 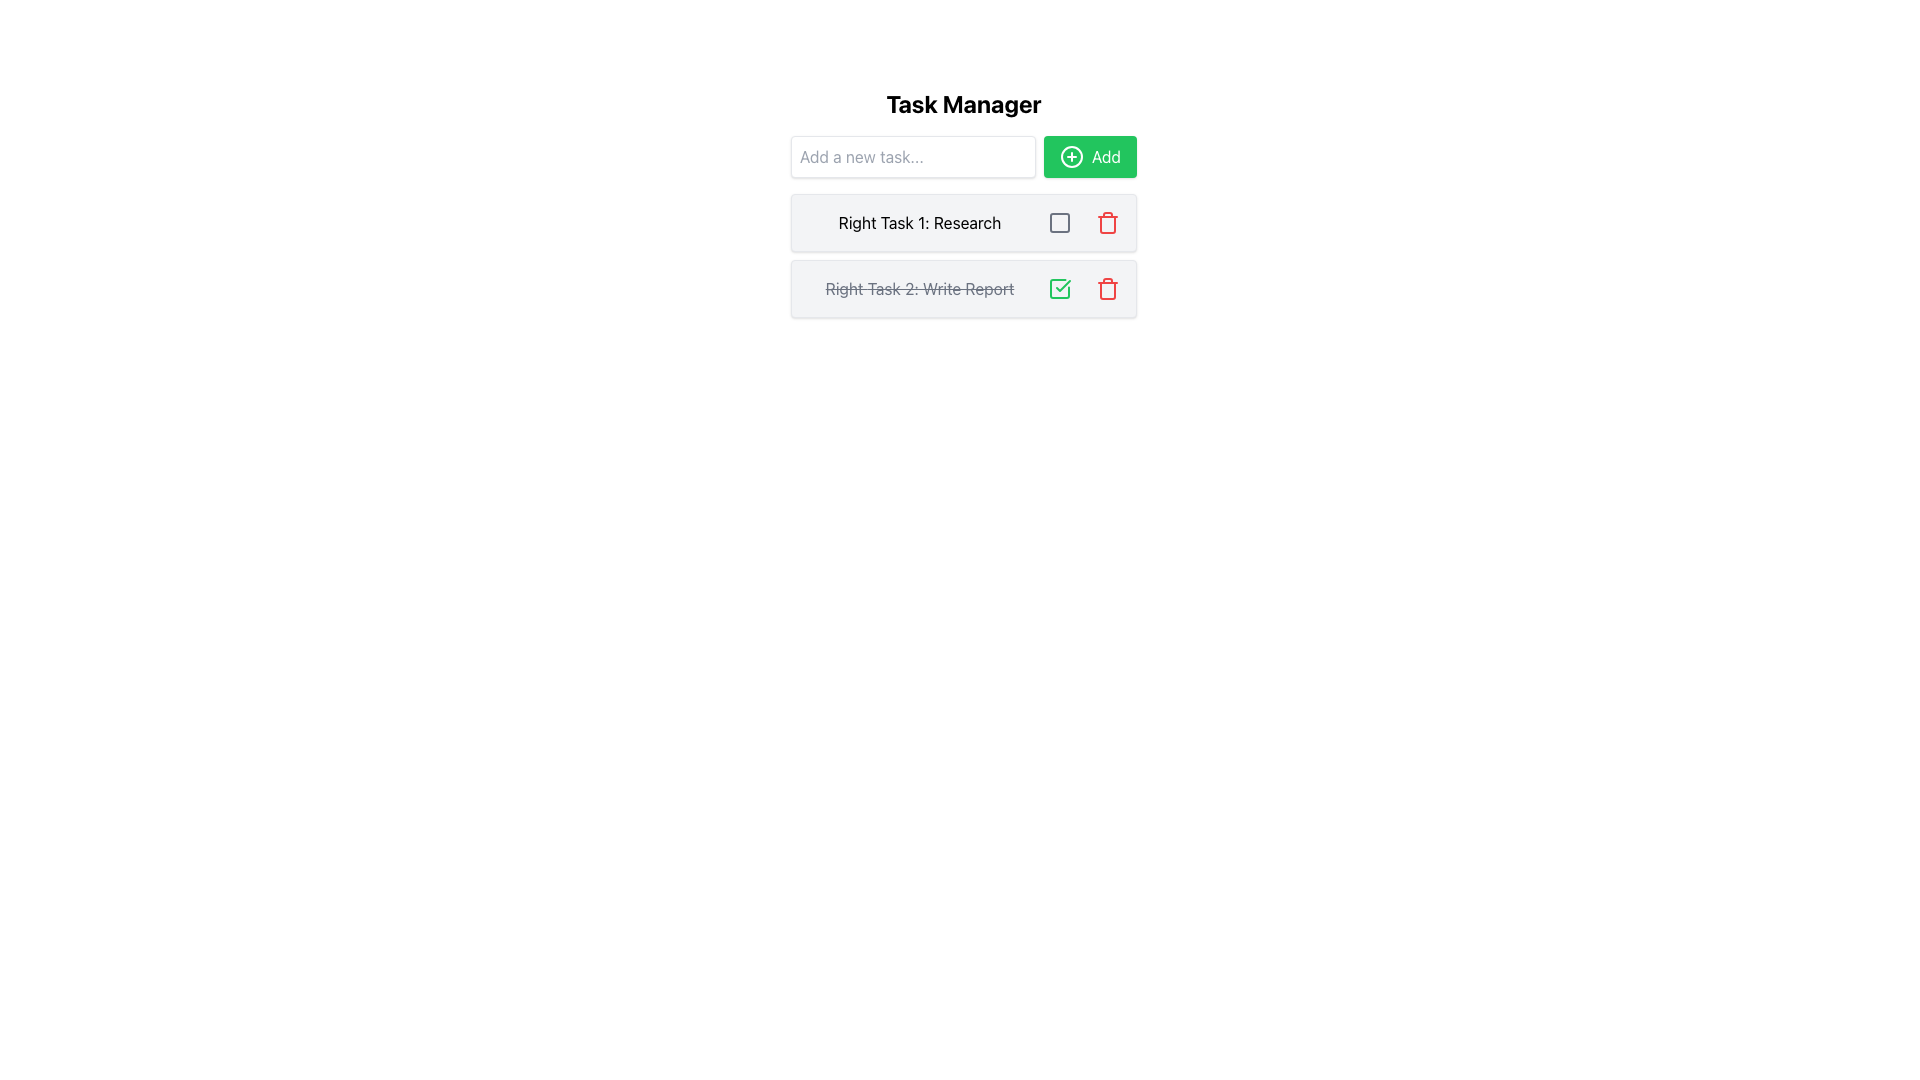 I want to click on the descriptive text label for the task 'Right Task 2: Write Report', which is part of the second task in the task list, so click(x=919, y=289).